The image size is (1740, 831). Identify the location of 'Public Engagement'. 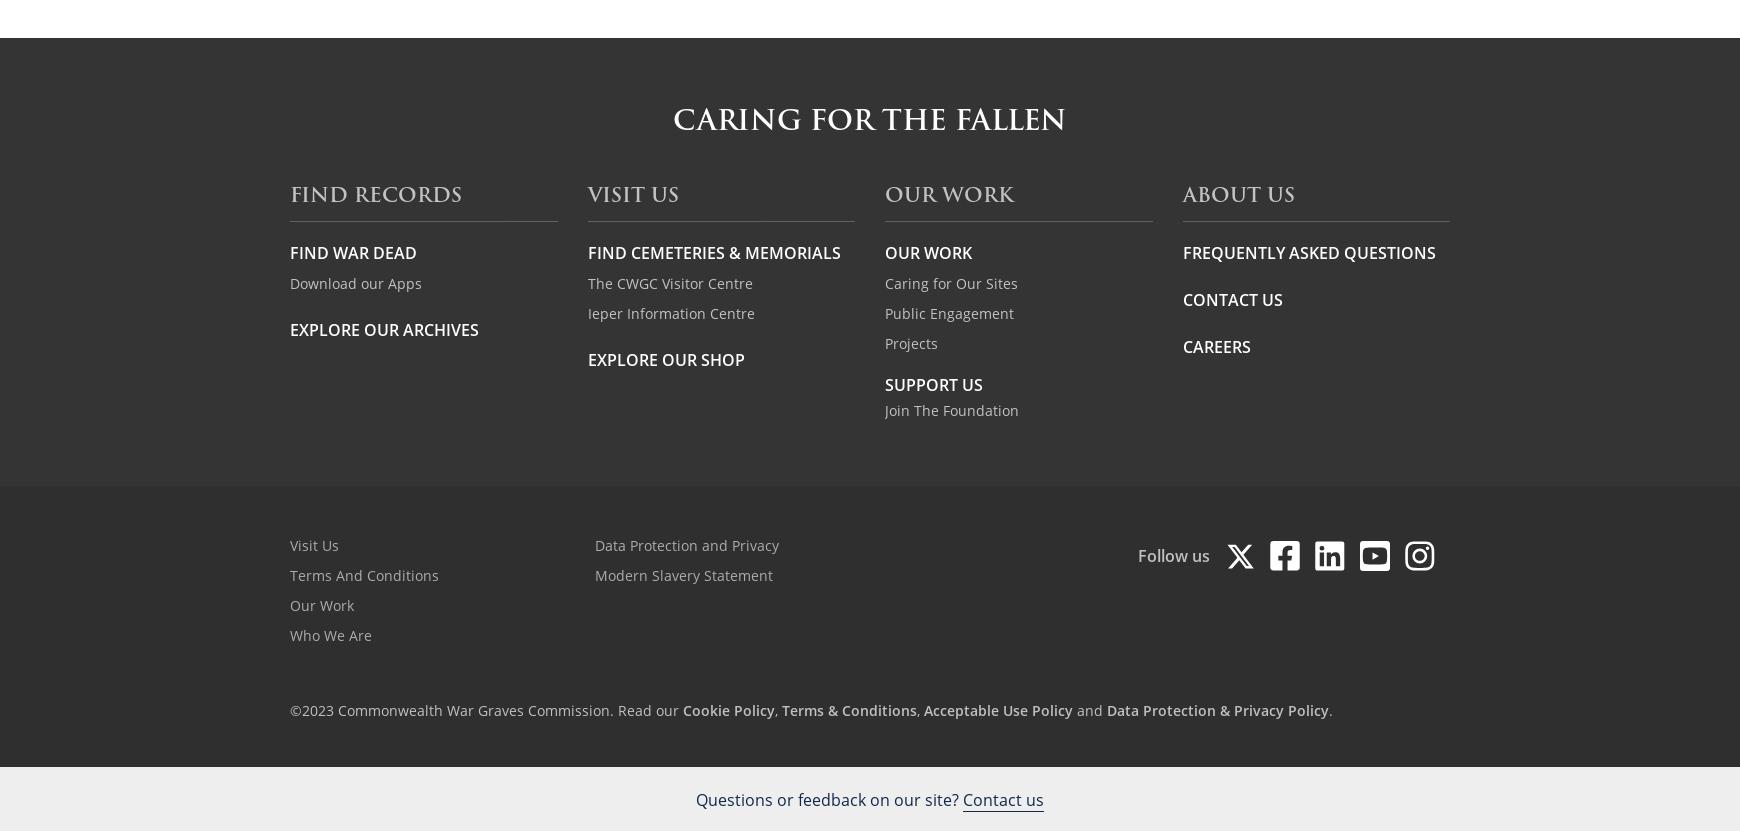
(948, 312).